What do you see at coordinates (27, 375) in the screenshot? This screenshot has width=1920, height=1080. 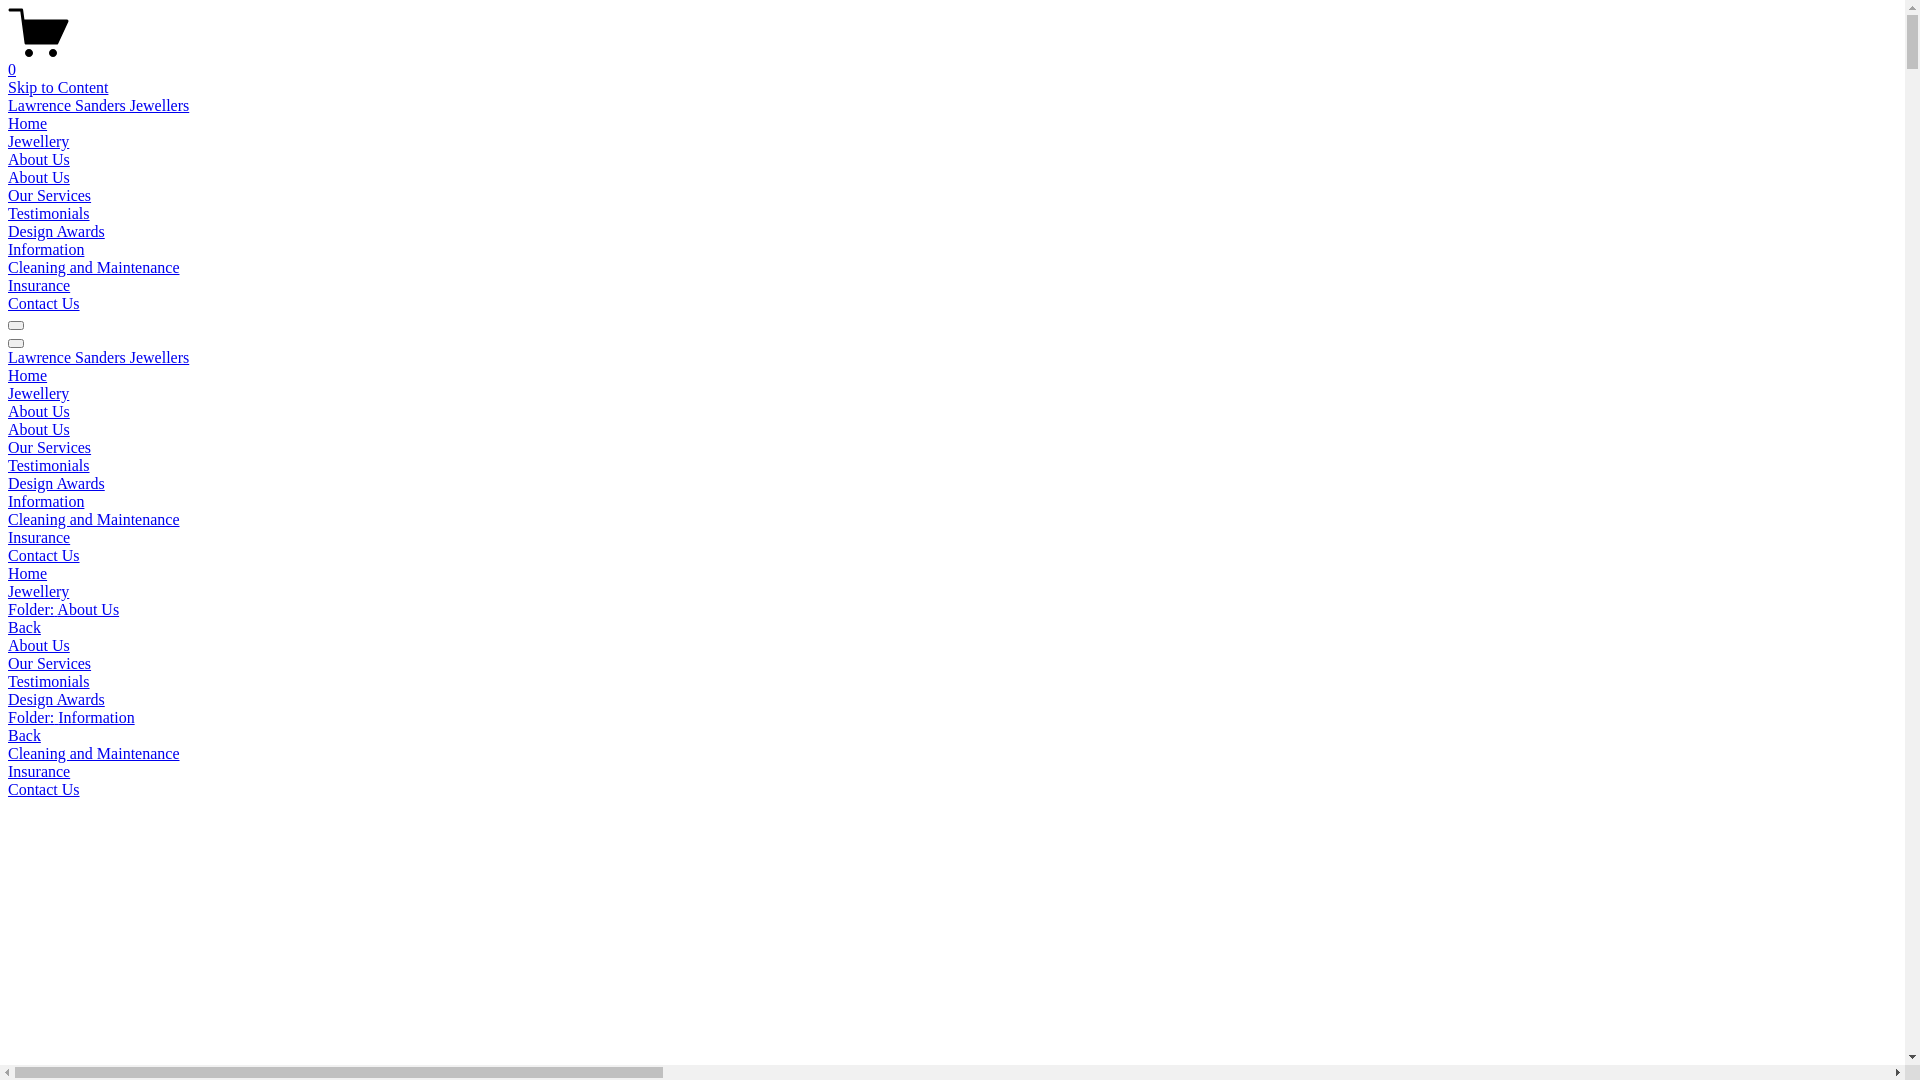 I see `'Home'` at bounding box center [27, 375].